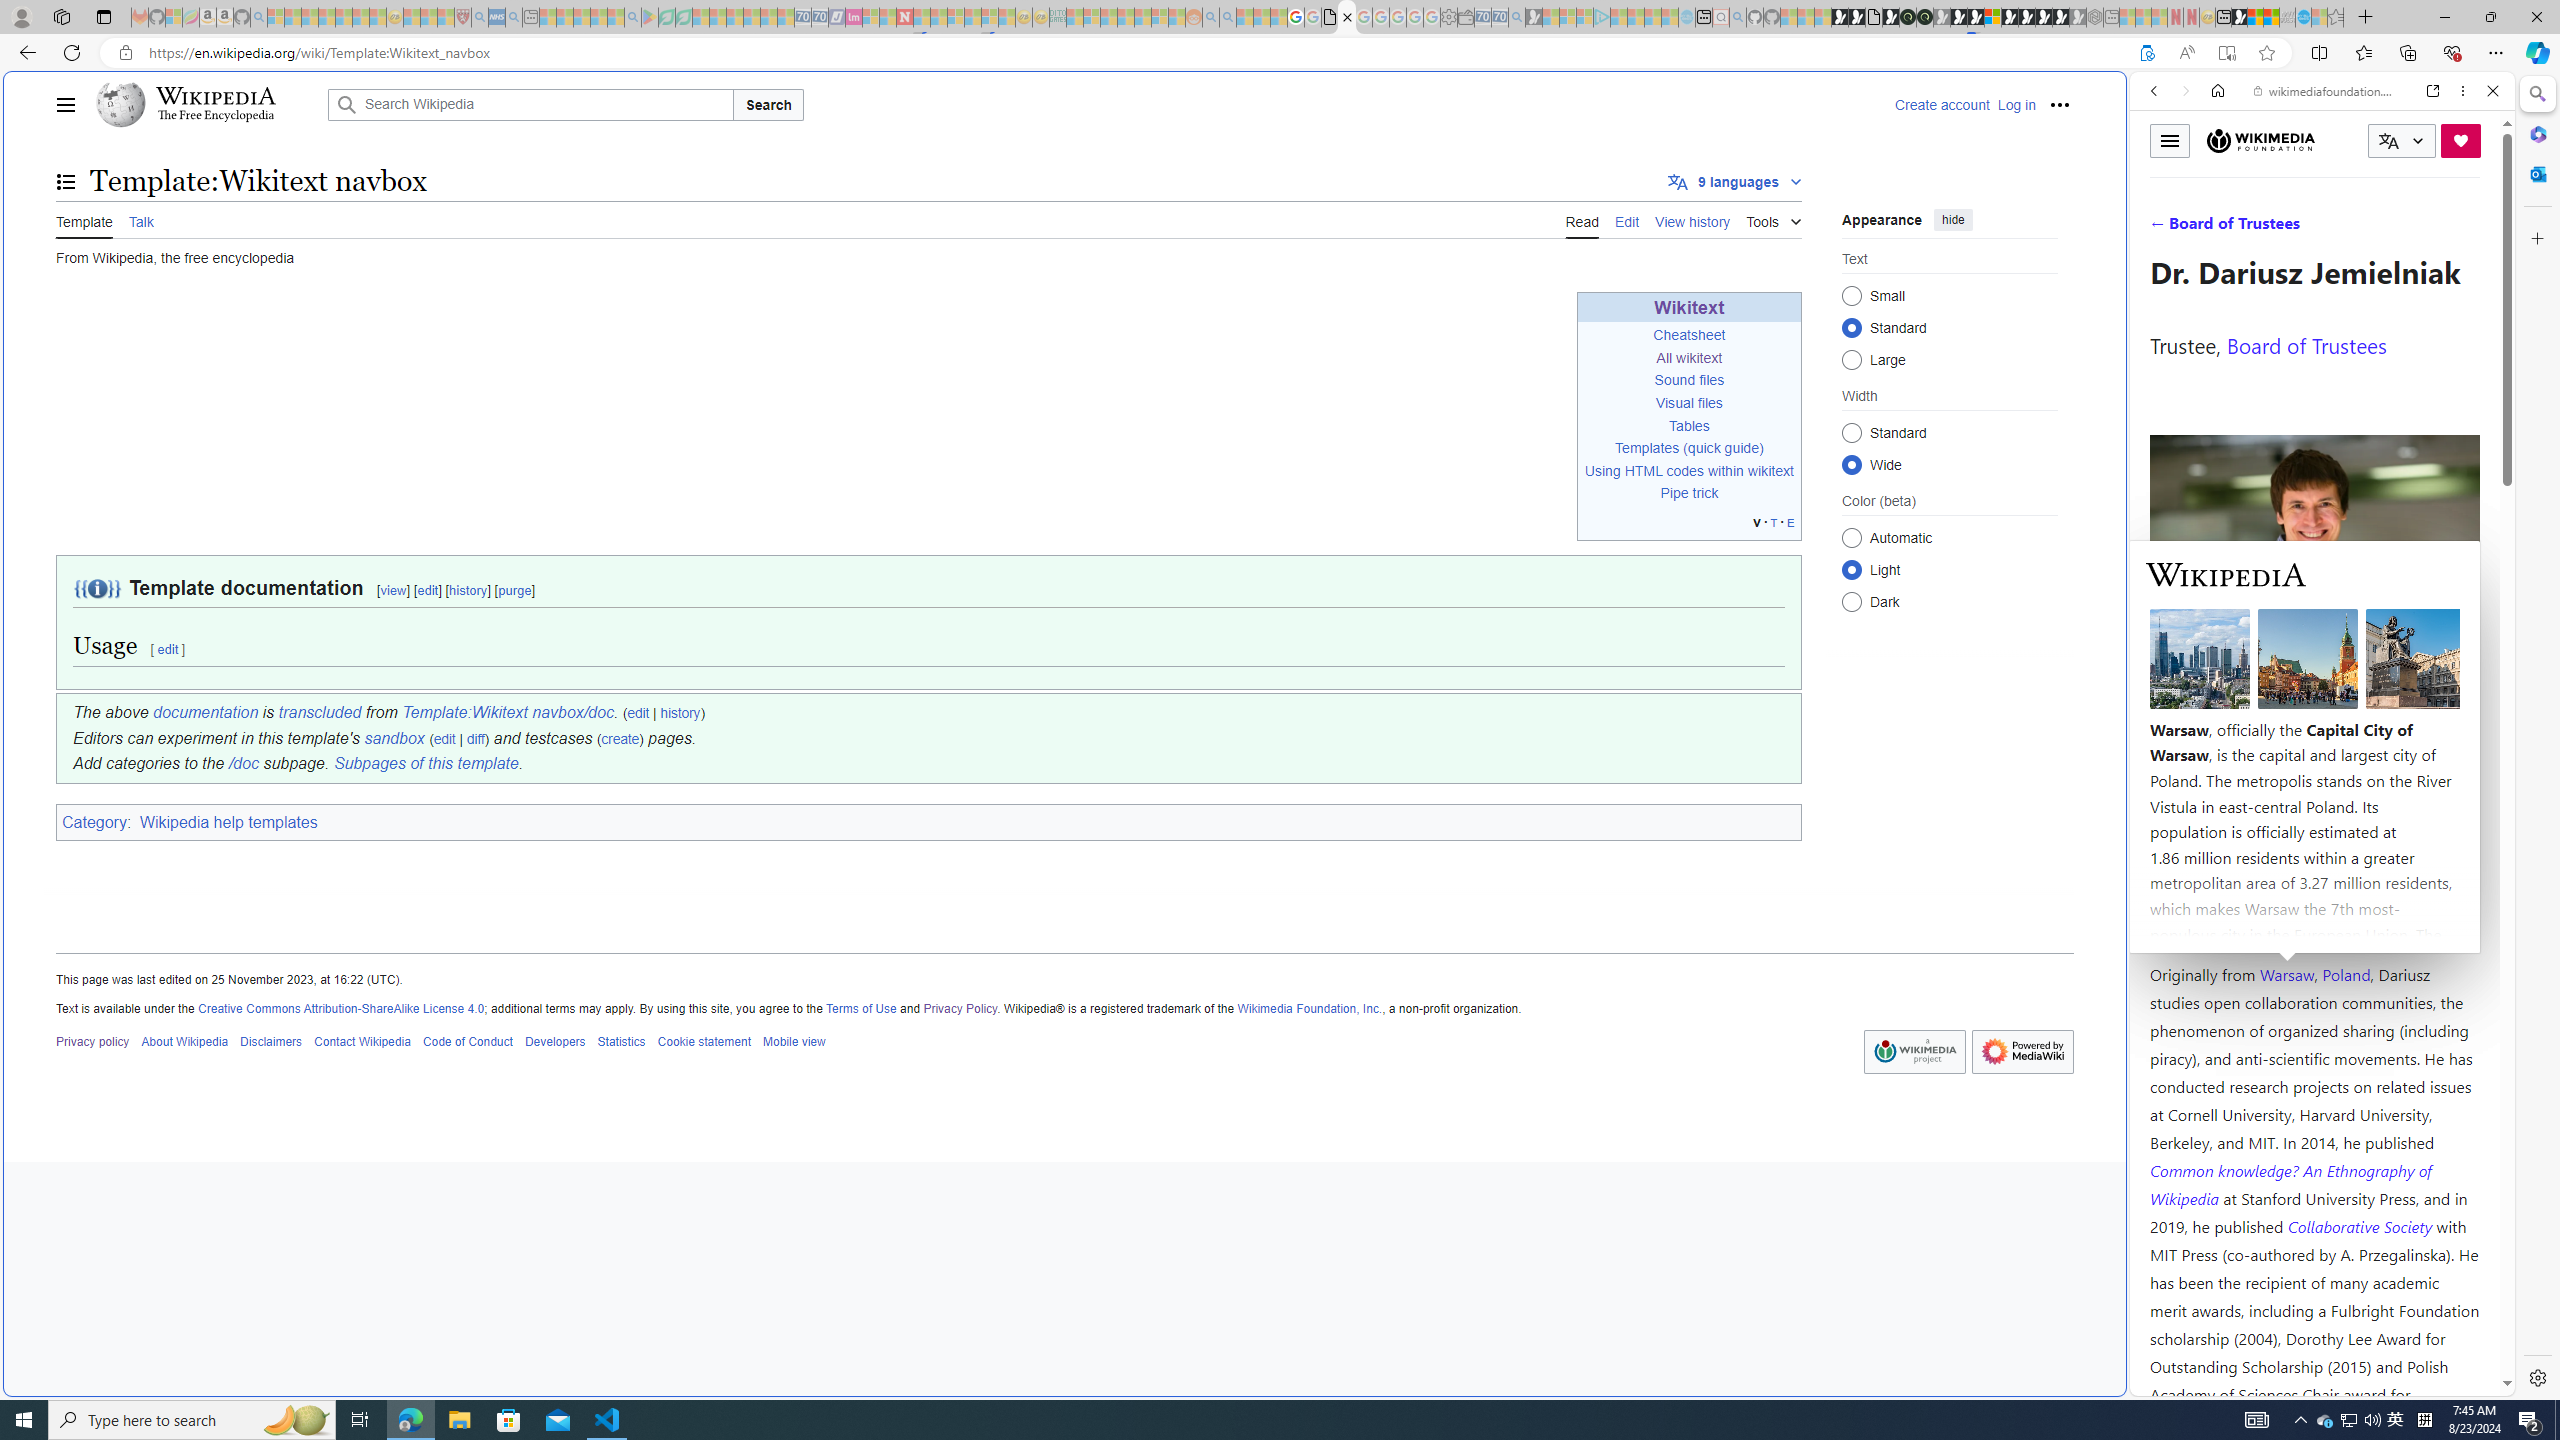 The width and height of the screenshot is (2560, 1440). What do you see at coordinates (1773, 218) in the screenshot?
I see `'Tools'` at bounding box center [1773, 218].